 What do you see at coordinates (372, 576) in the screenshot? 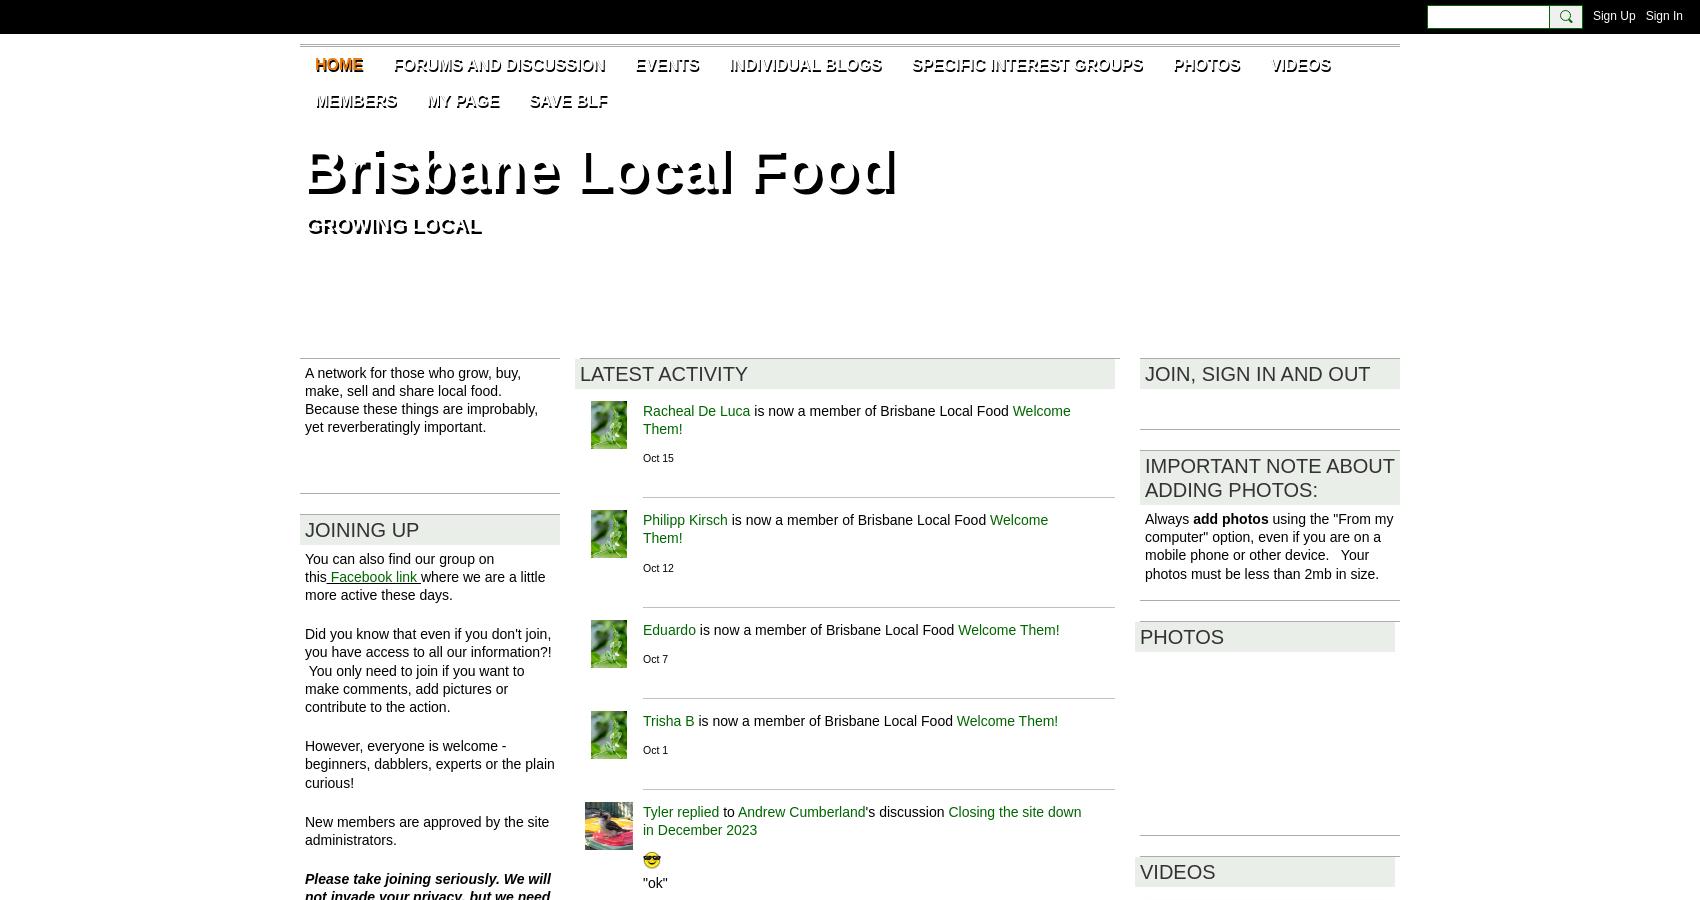
I see `'Facebook link'` at bounding box center [372, 576].